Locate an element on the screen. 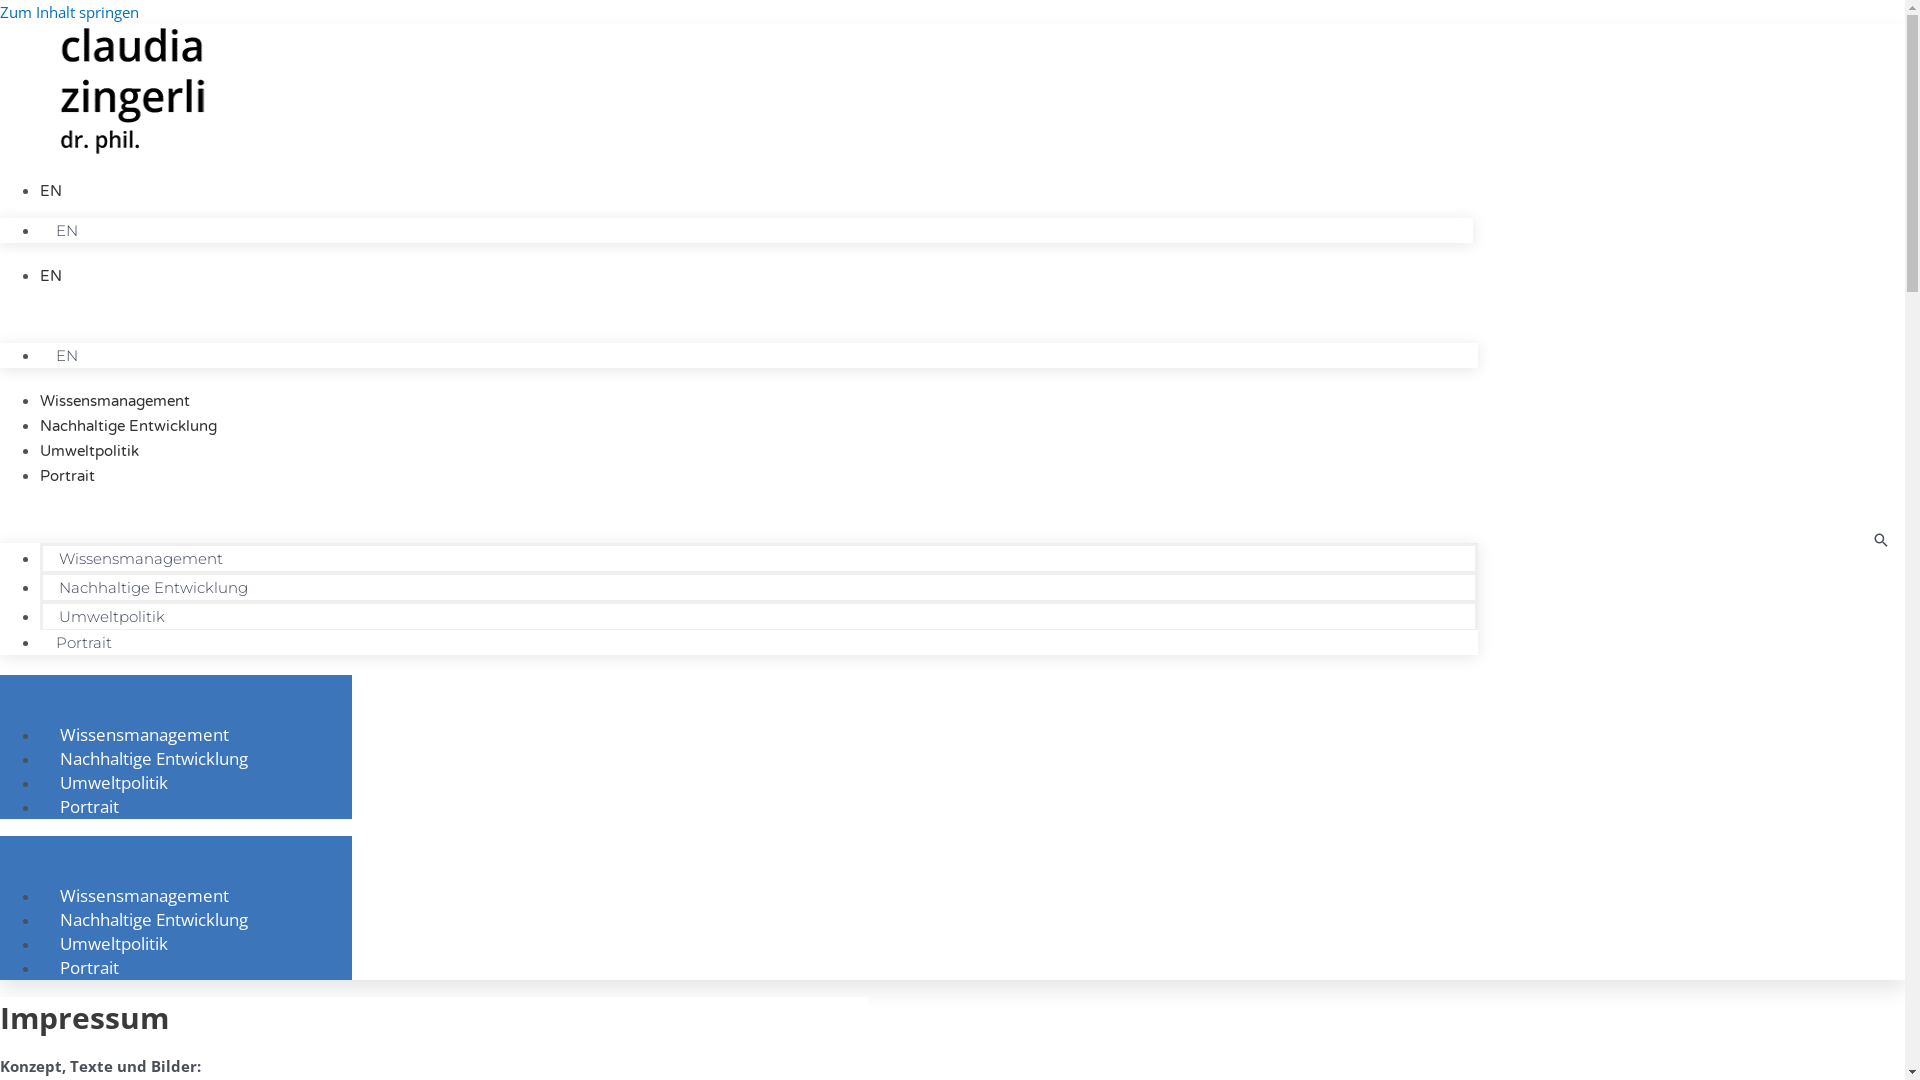 The image size is (1920, 1080). 'Wissensmanagement' is located at coordinates (114, 401).